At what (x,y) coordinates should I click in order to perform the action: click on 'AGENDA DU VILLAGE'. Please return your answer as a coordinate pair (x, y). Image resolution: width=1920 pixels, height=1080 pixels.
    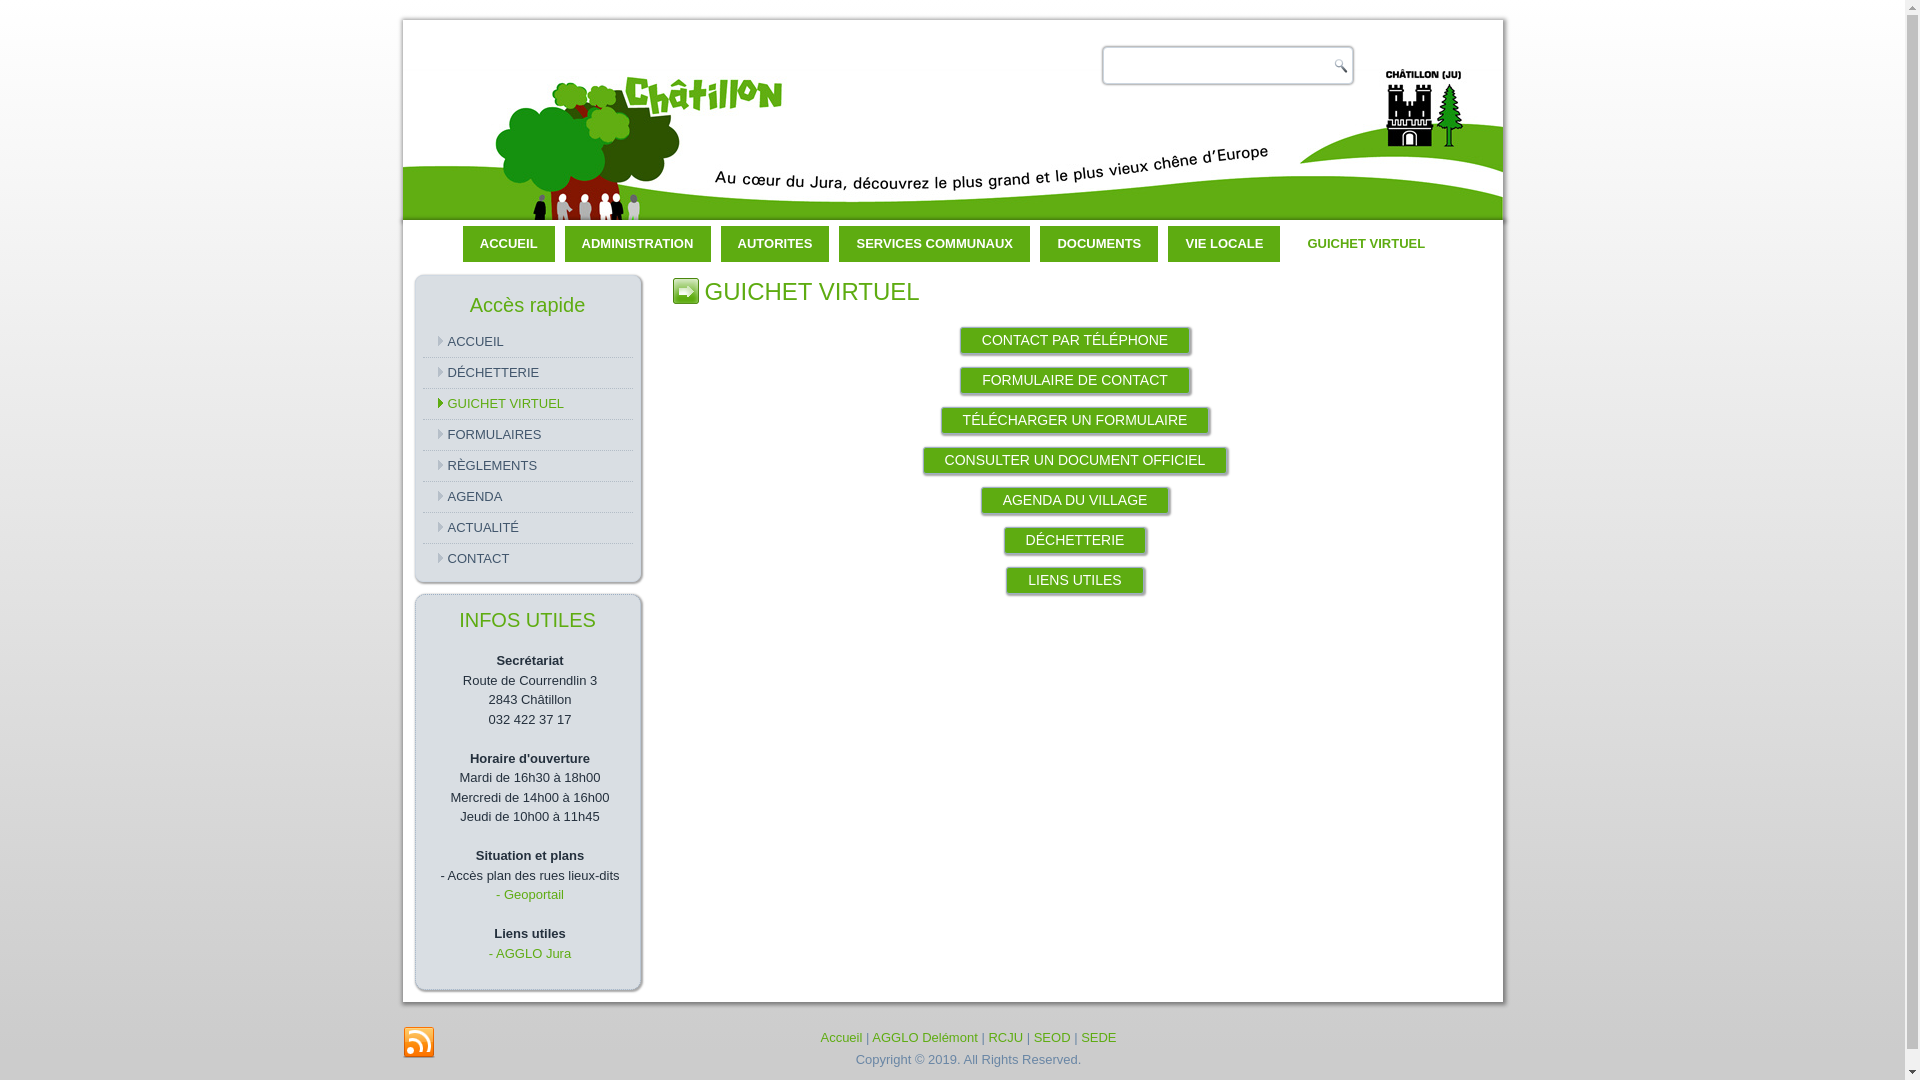
    Looking at the image, I should click on (1074, 499).